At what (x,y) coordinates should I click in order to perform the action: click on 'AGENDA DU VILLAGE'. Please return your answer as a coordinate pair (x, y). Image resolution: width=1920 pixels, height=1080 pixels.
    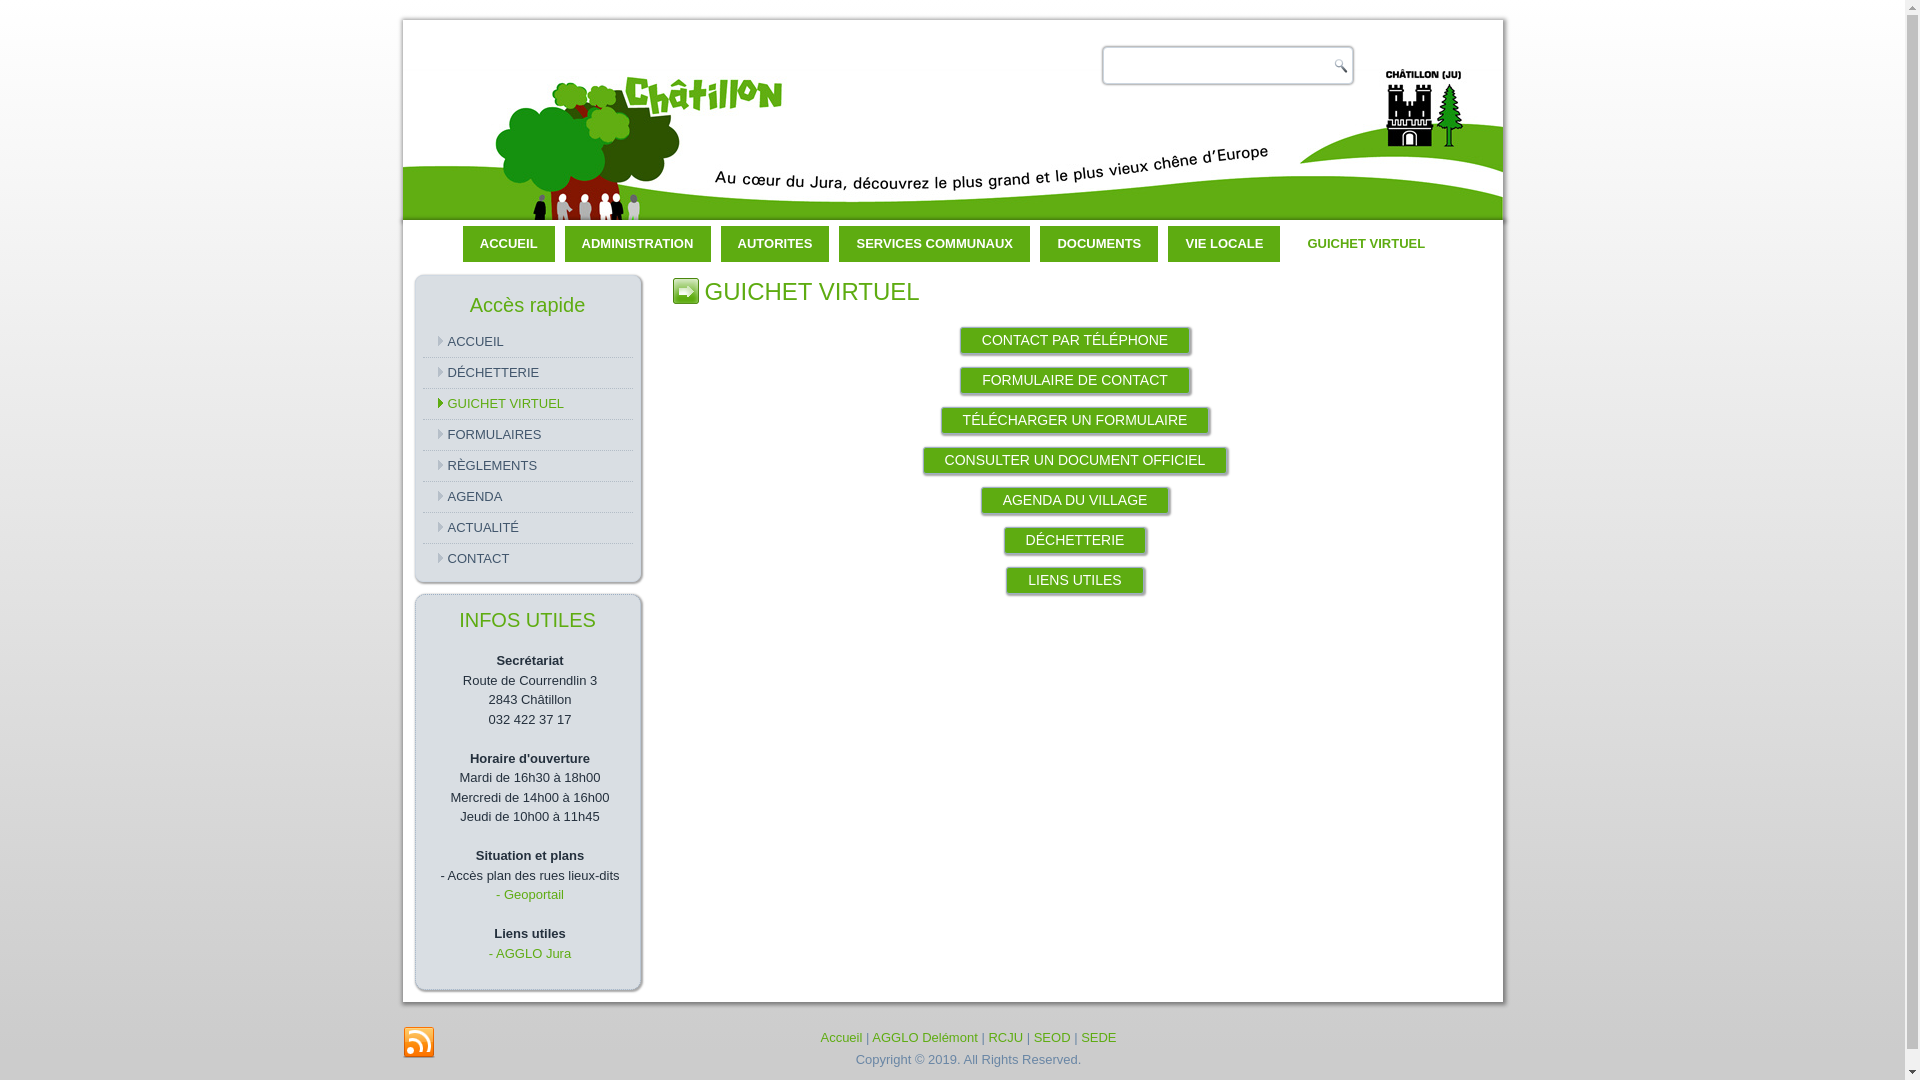
    Looking at the image, I should click on (1074, 499).